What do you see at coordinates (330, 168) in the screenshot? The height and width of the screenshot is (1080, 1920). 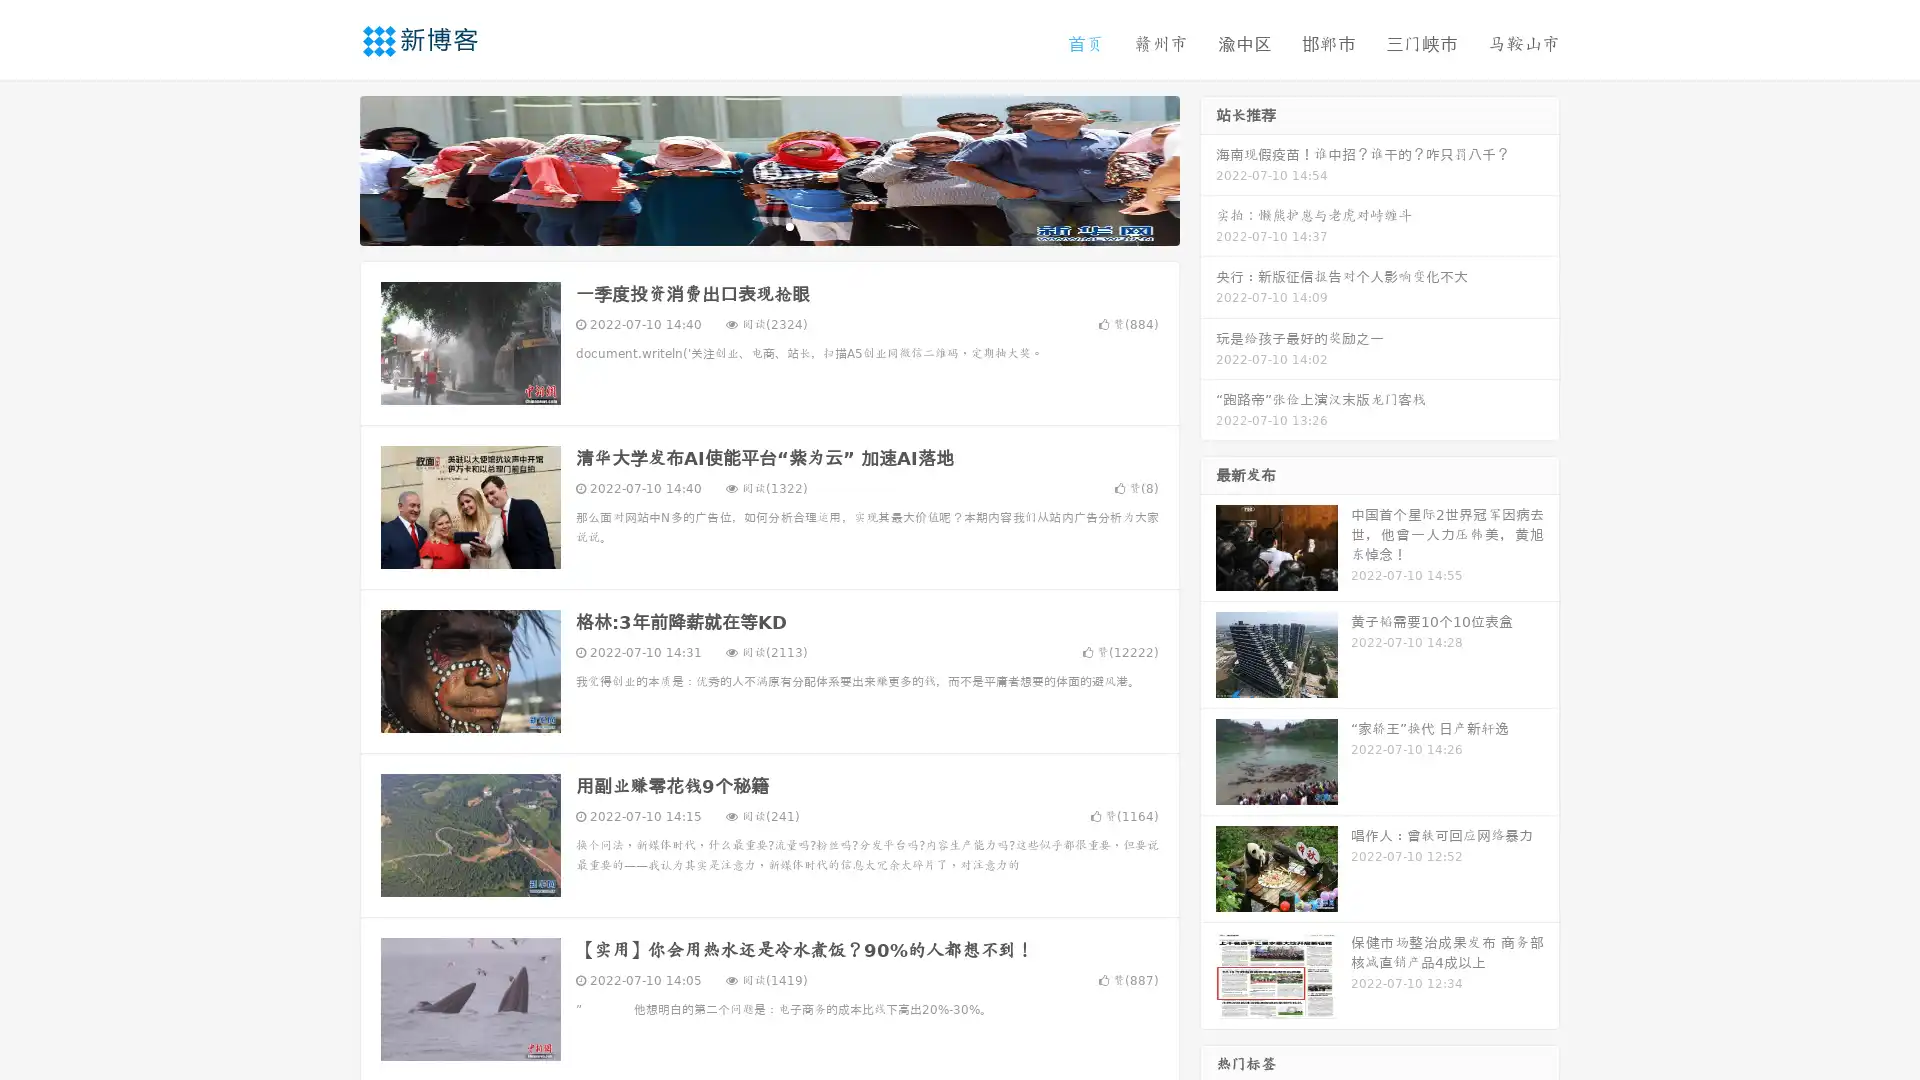 I see `Previous slide` at bounding box center [330, 168].